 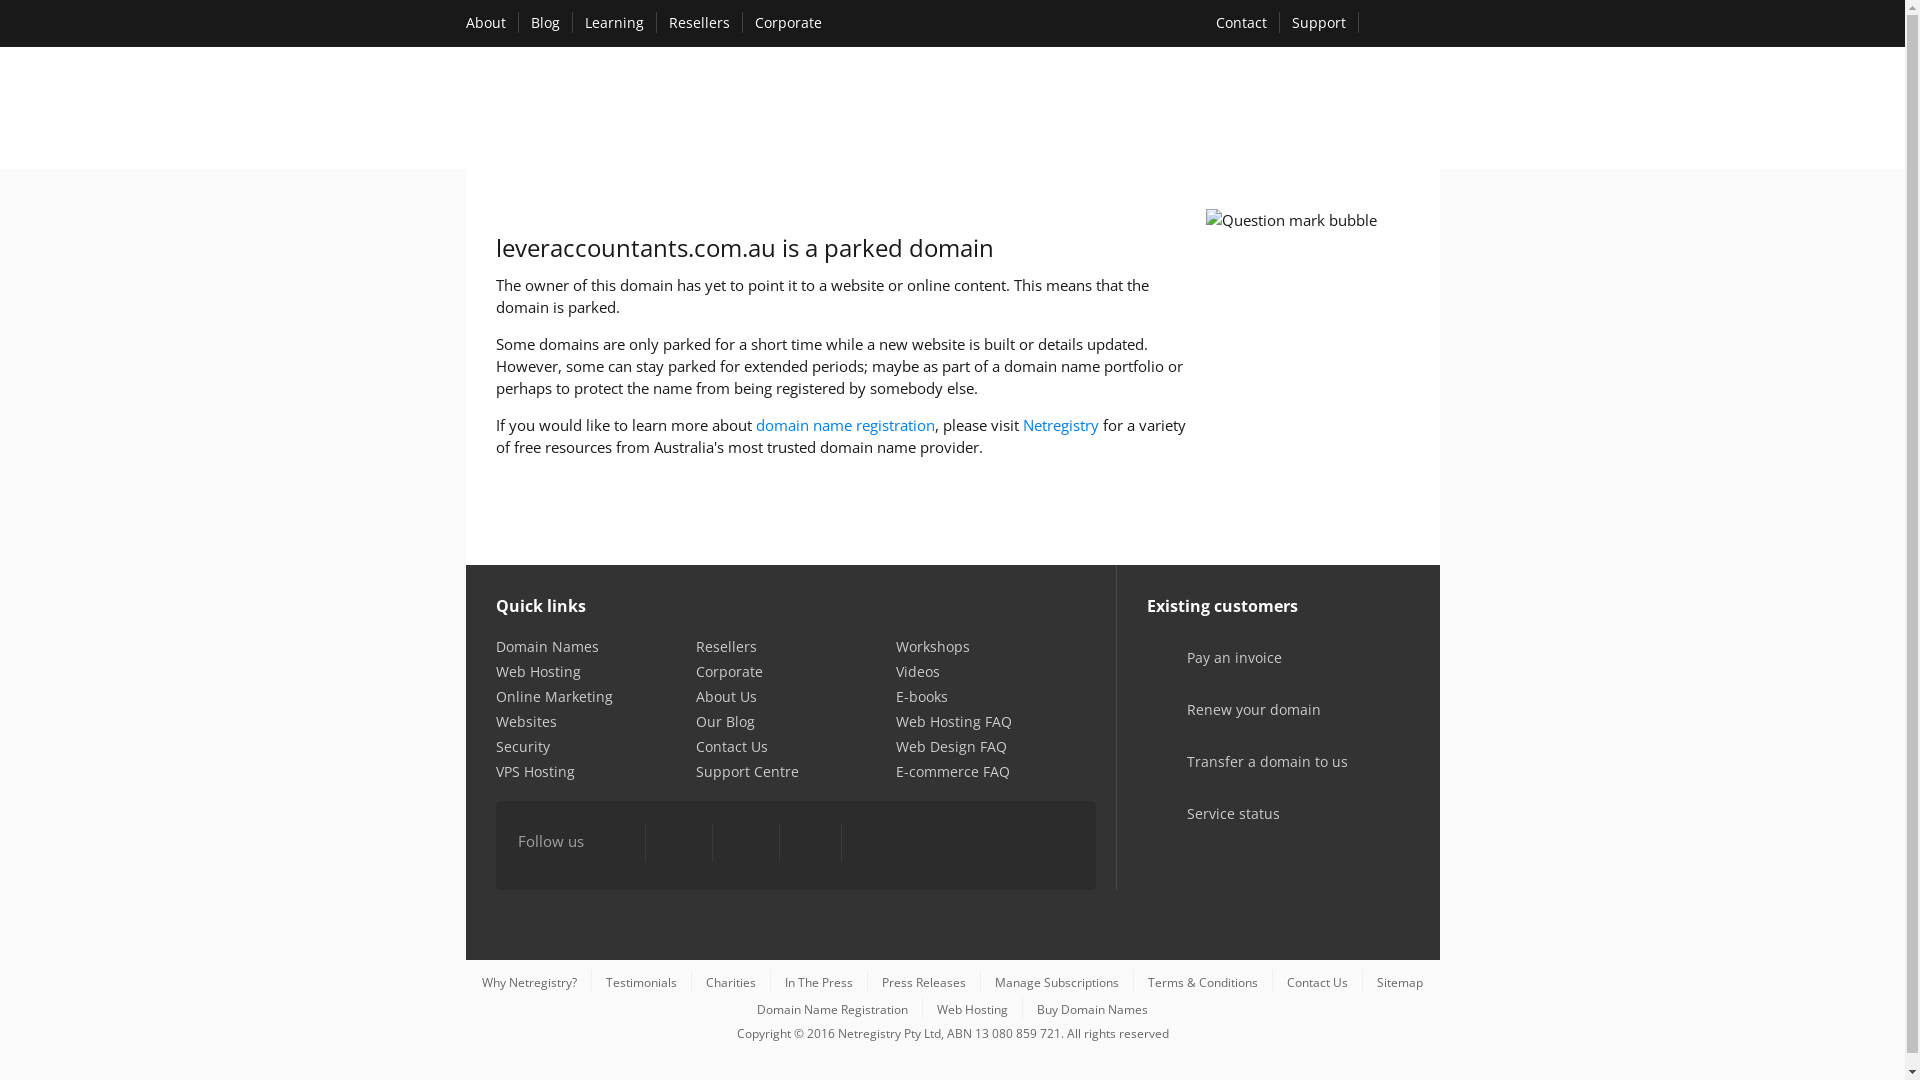 What do you see at coordinates (547, 646) in the screenshot?
I see `'Domain Names'` at bounding box center [547, 646].